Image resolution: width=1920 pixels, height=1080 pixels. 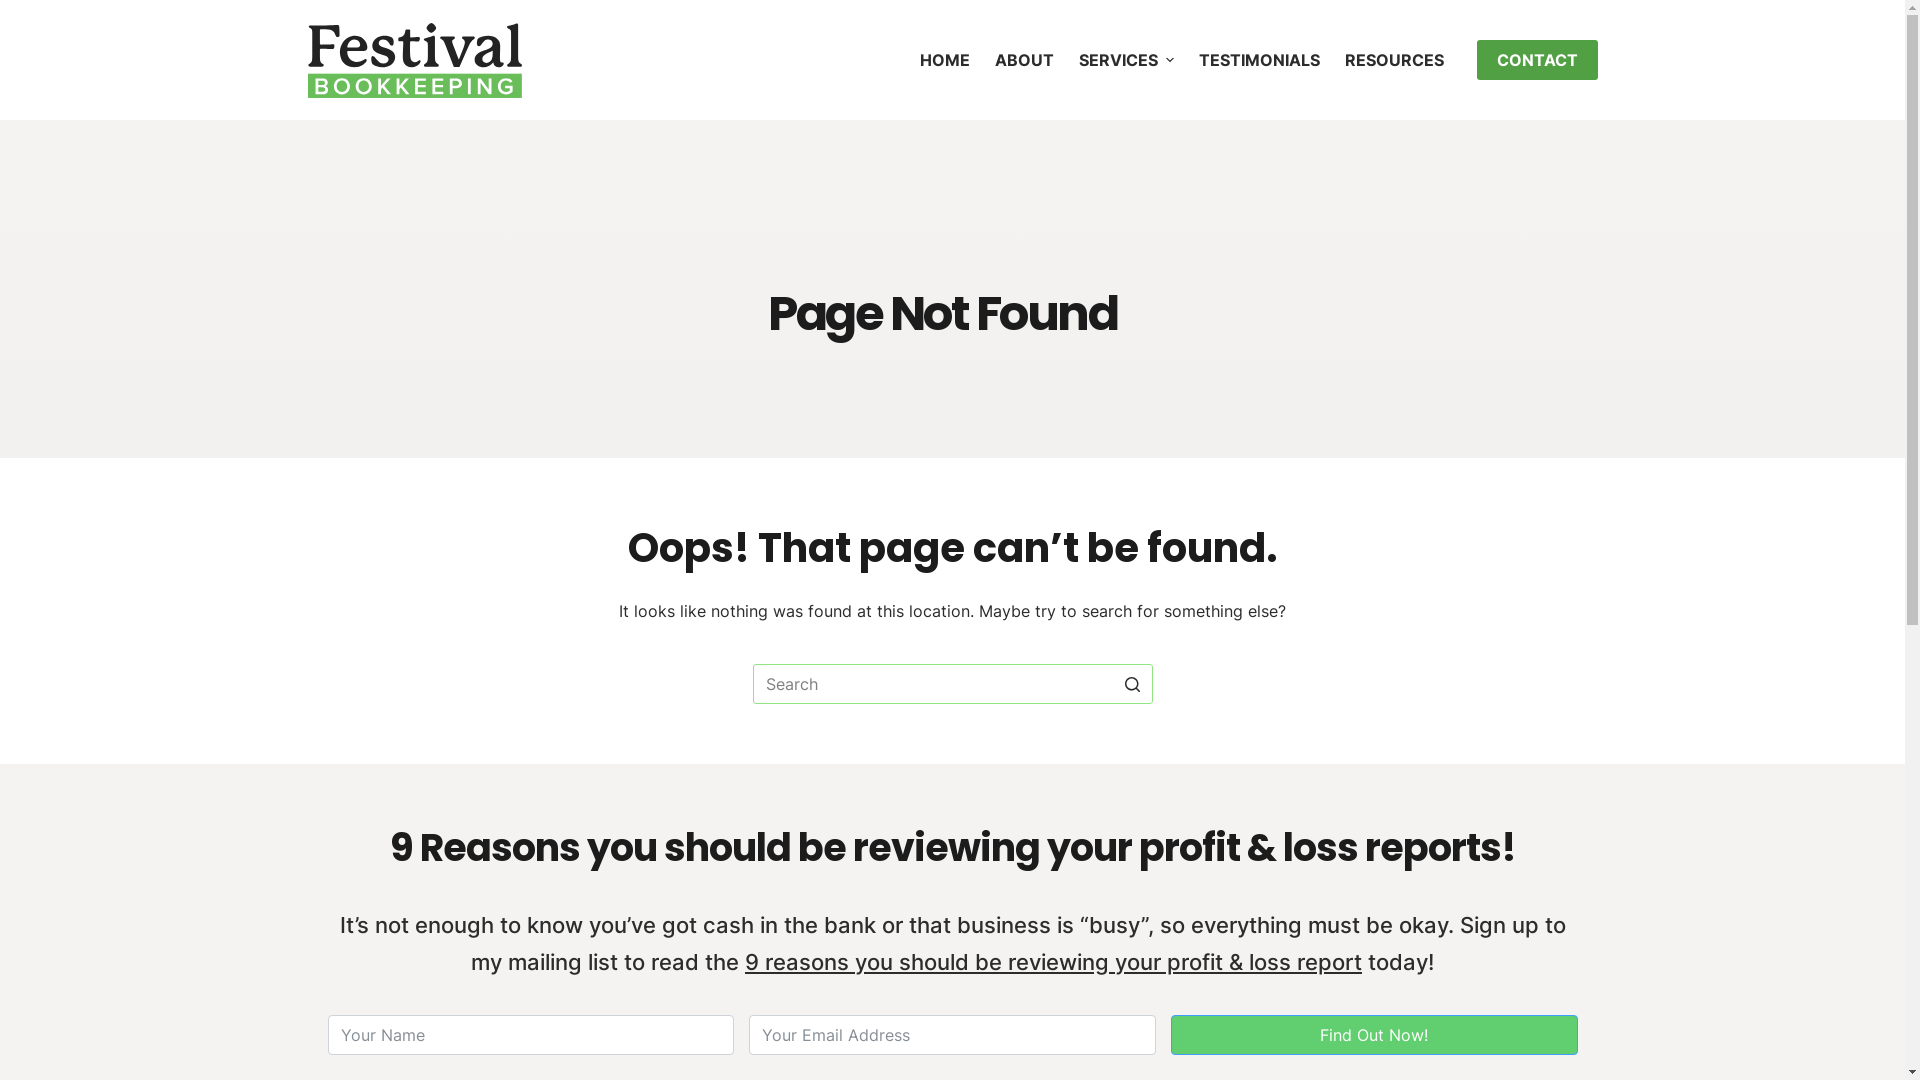 What do you see at coordinates (1373, 1034) in the screenshot?
I see `'Find Out Now!'` at bounding box center [1373, 1034].